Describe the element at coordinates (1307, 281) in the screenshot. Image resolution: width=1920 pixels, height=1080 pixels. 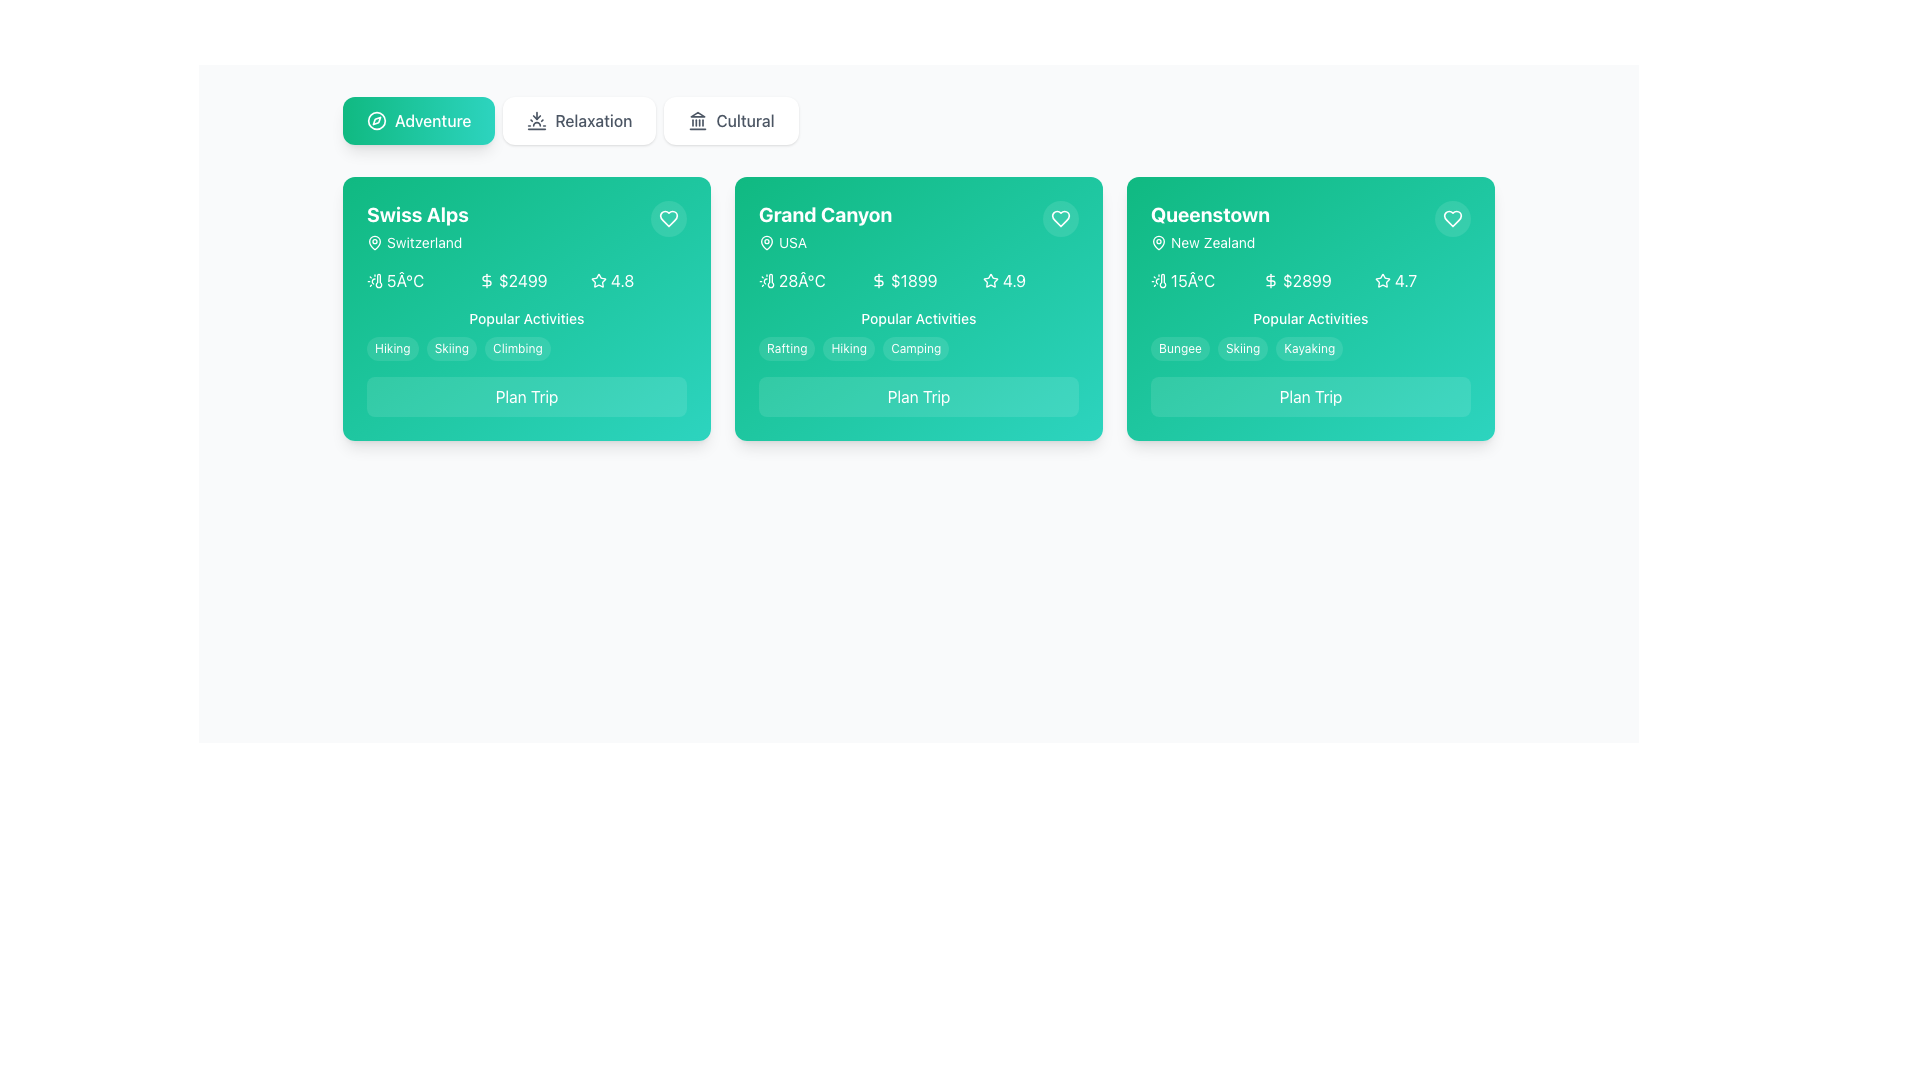
I see `the static text element displaying the price '$2899' within the turquoise card for 'Queenstown, New Zealand'` at that location.